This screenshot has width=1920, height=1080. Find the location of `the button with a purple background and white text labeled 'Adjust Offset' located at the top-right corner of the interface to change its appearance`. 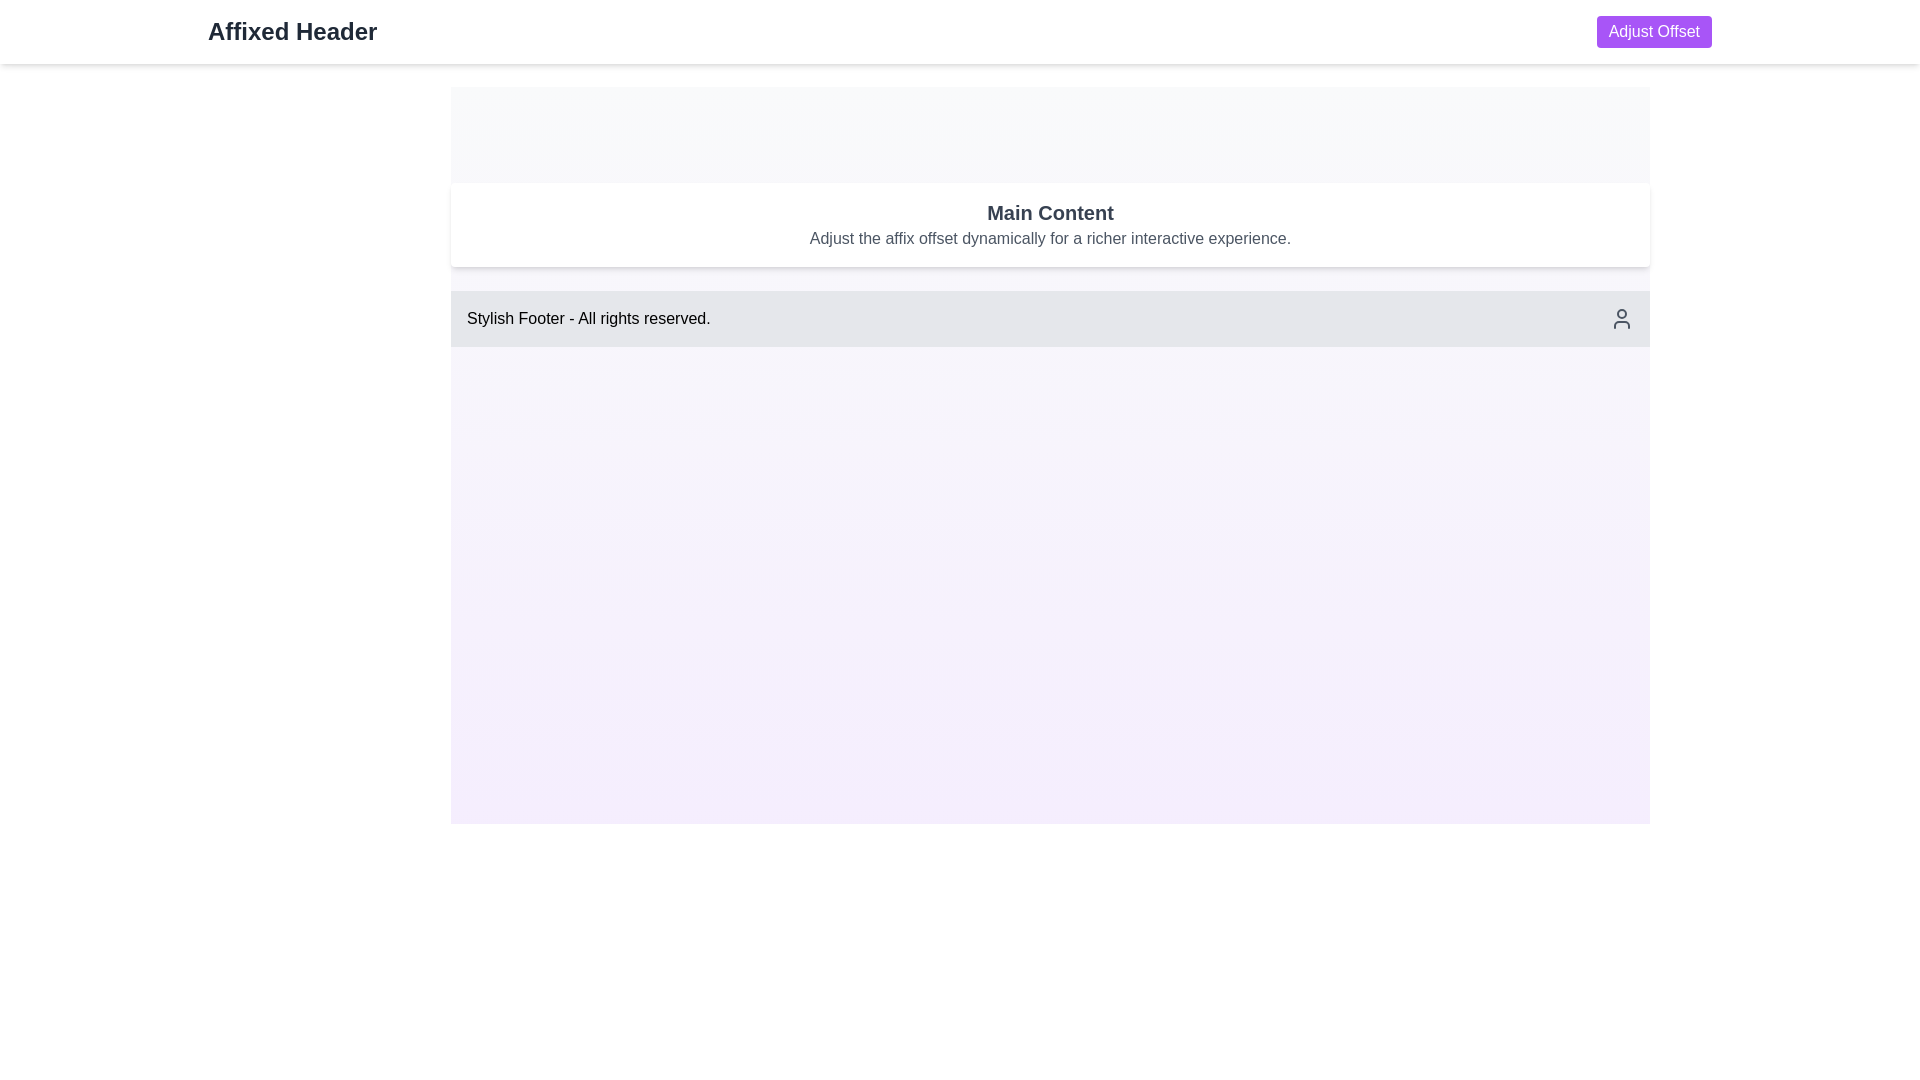

the button with a purple background and white text labeled 'Adjust Offset' located at the top-right corner of the interface to change its appearance is located at coordinates (1654, 31).